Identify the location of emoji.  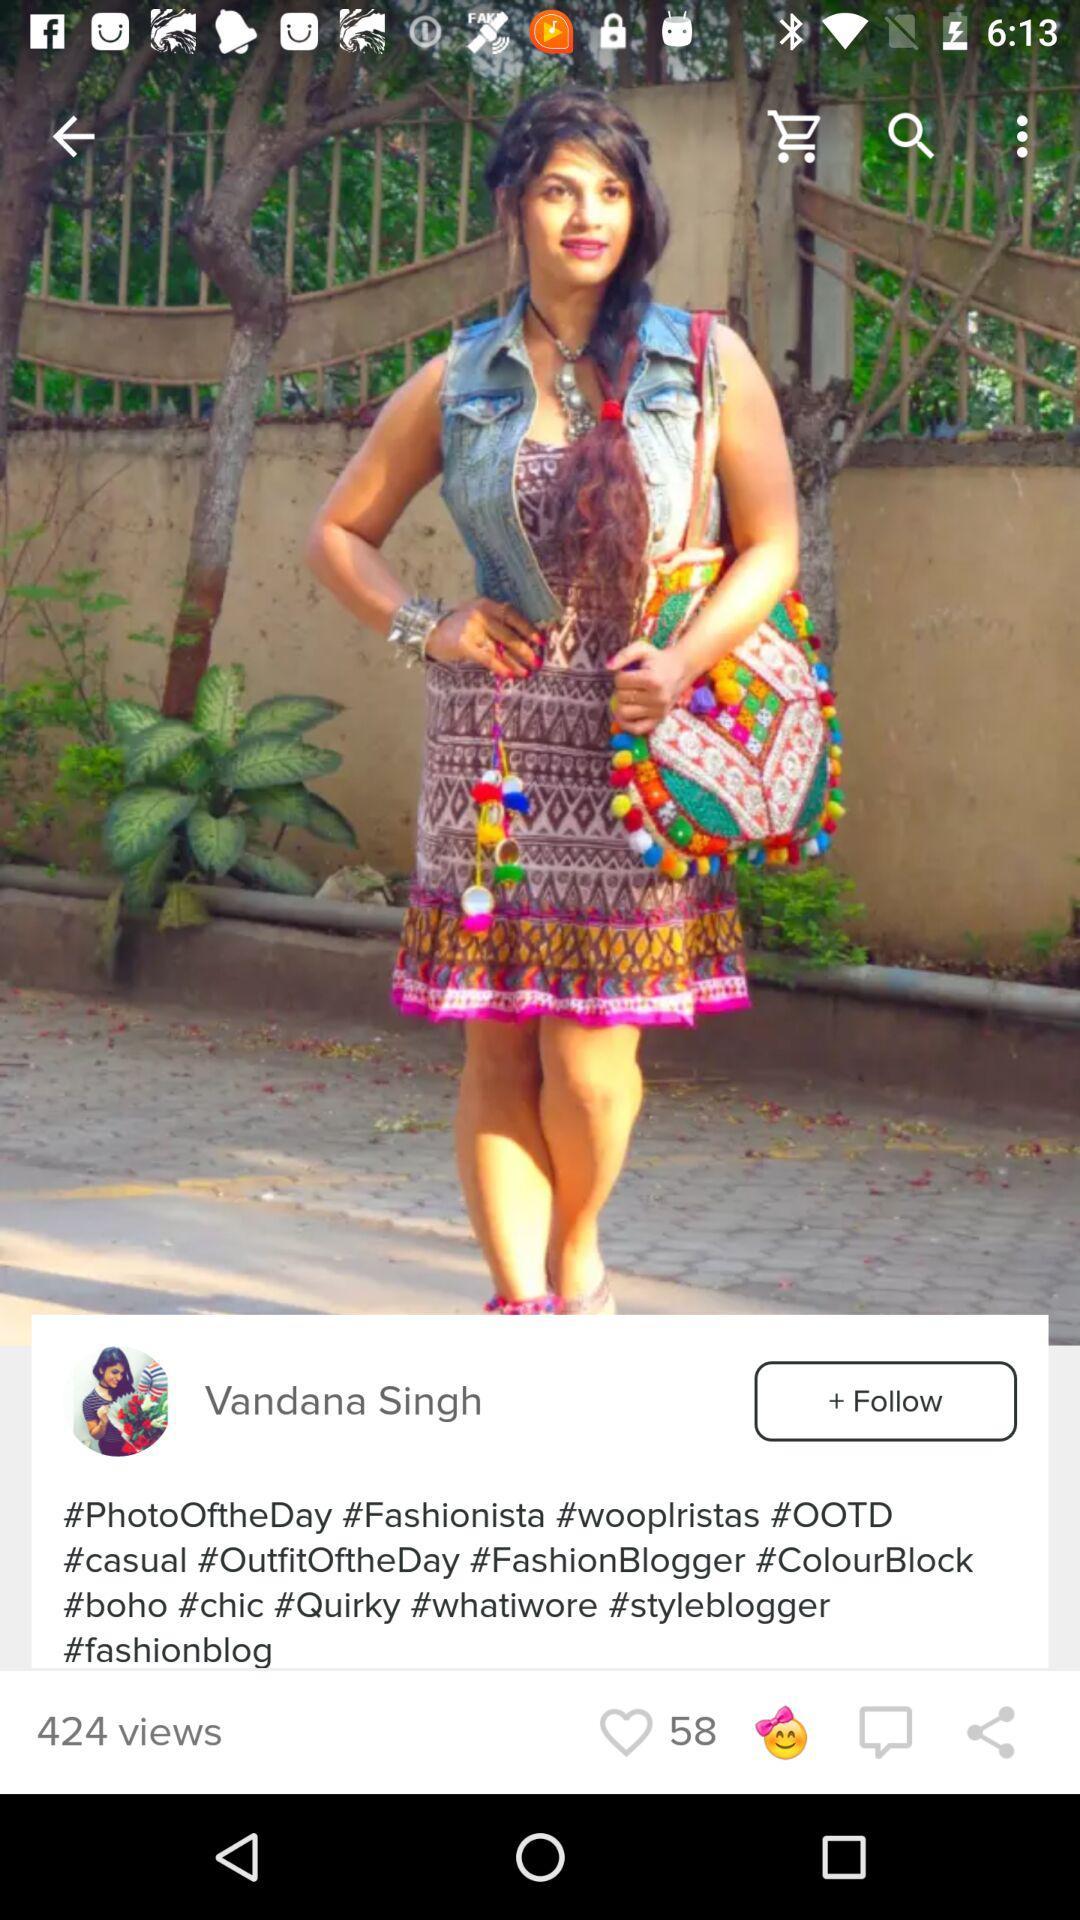
(779, 1731).